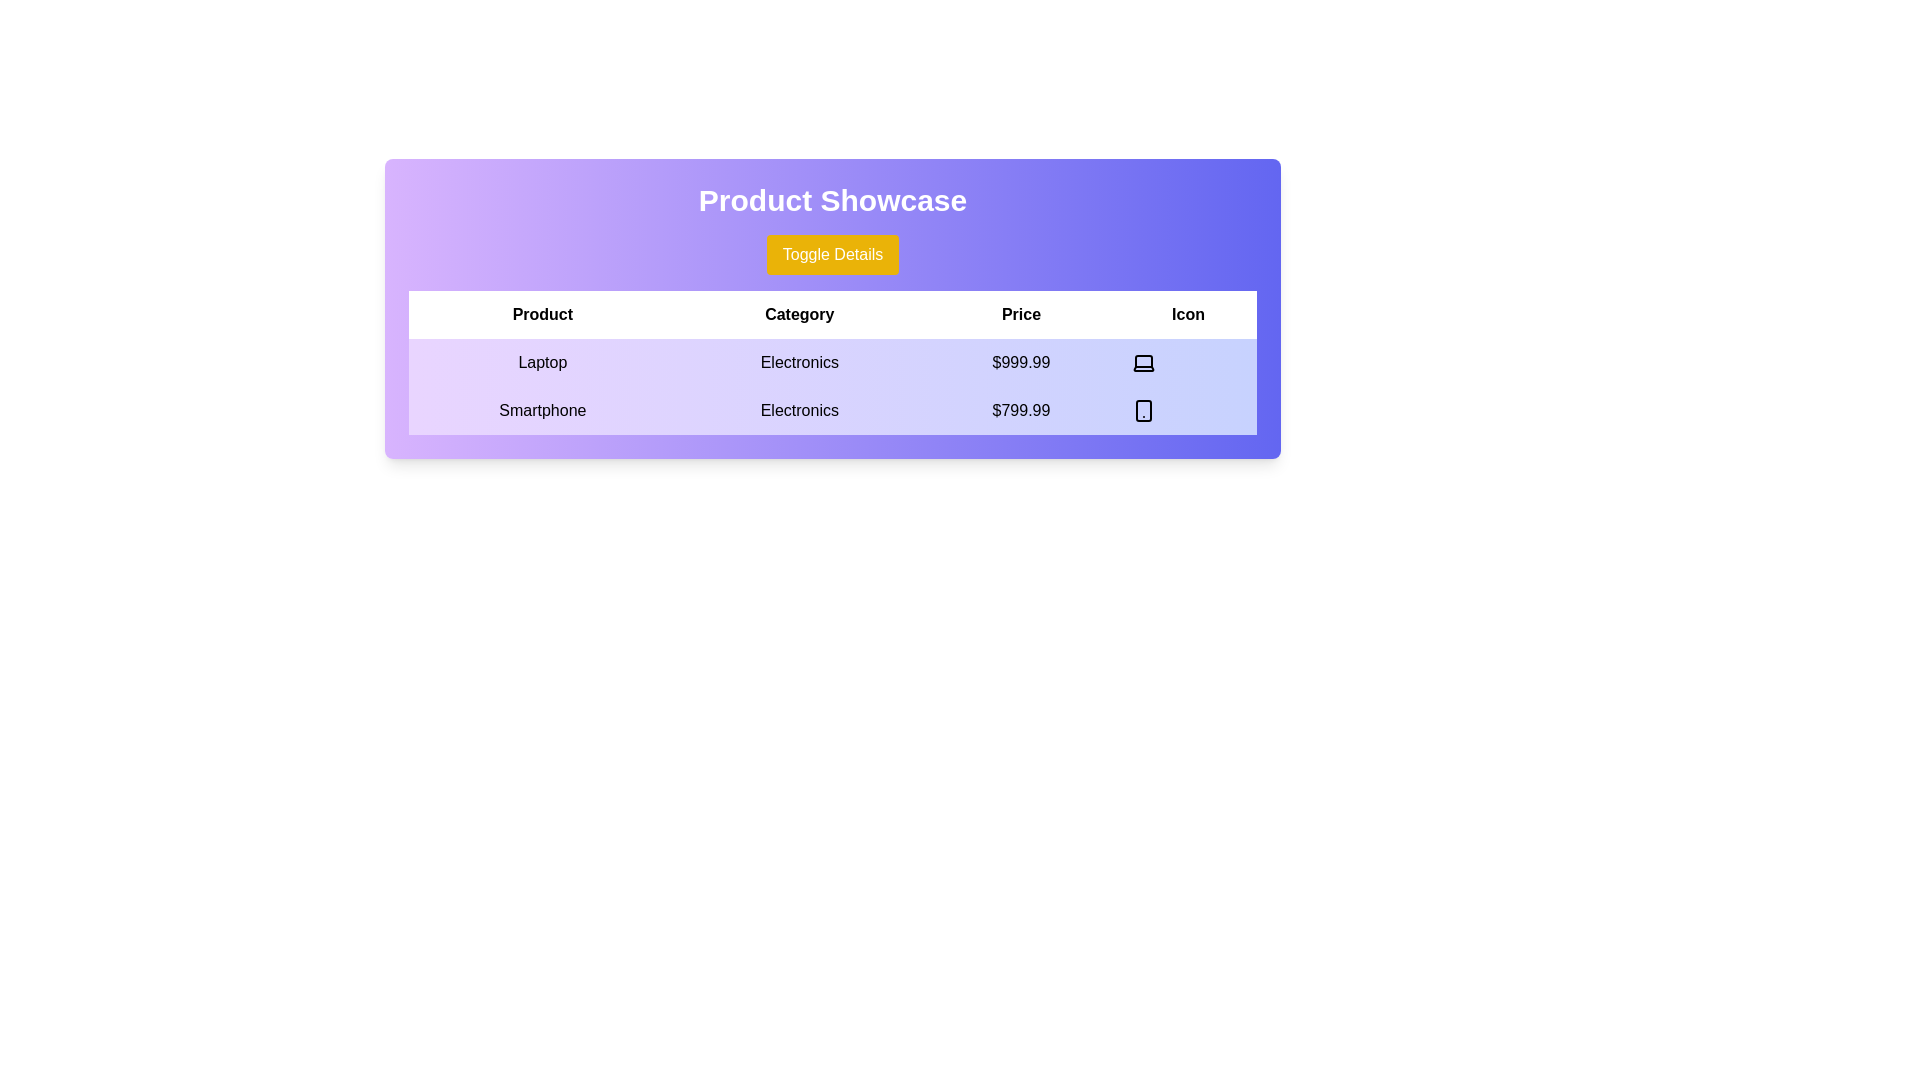 The height and width of the screenshot is (1080, 1920). What do you see at coordinates (833, 410) in the screenshot?
I see `the second row of the table displaying the product entry for 'Smartphone', which includes the category 'Electronics' and price '$799.99', characterized by a gradient background from purple to indigo` at bounding box center [833, 410].